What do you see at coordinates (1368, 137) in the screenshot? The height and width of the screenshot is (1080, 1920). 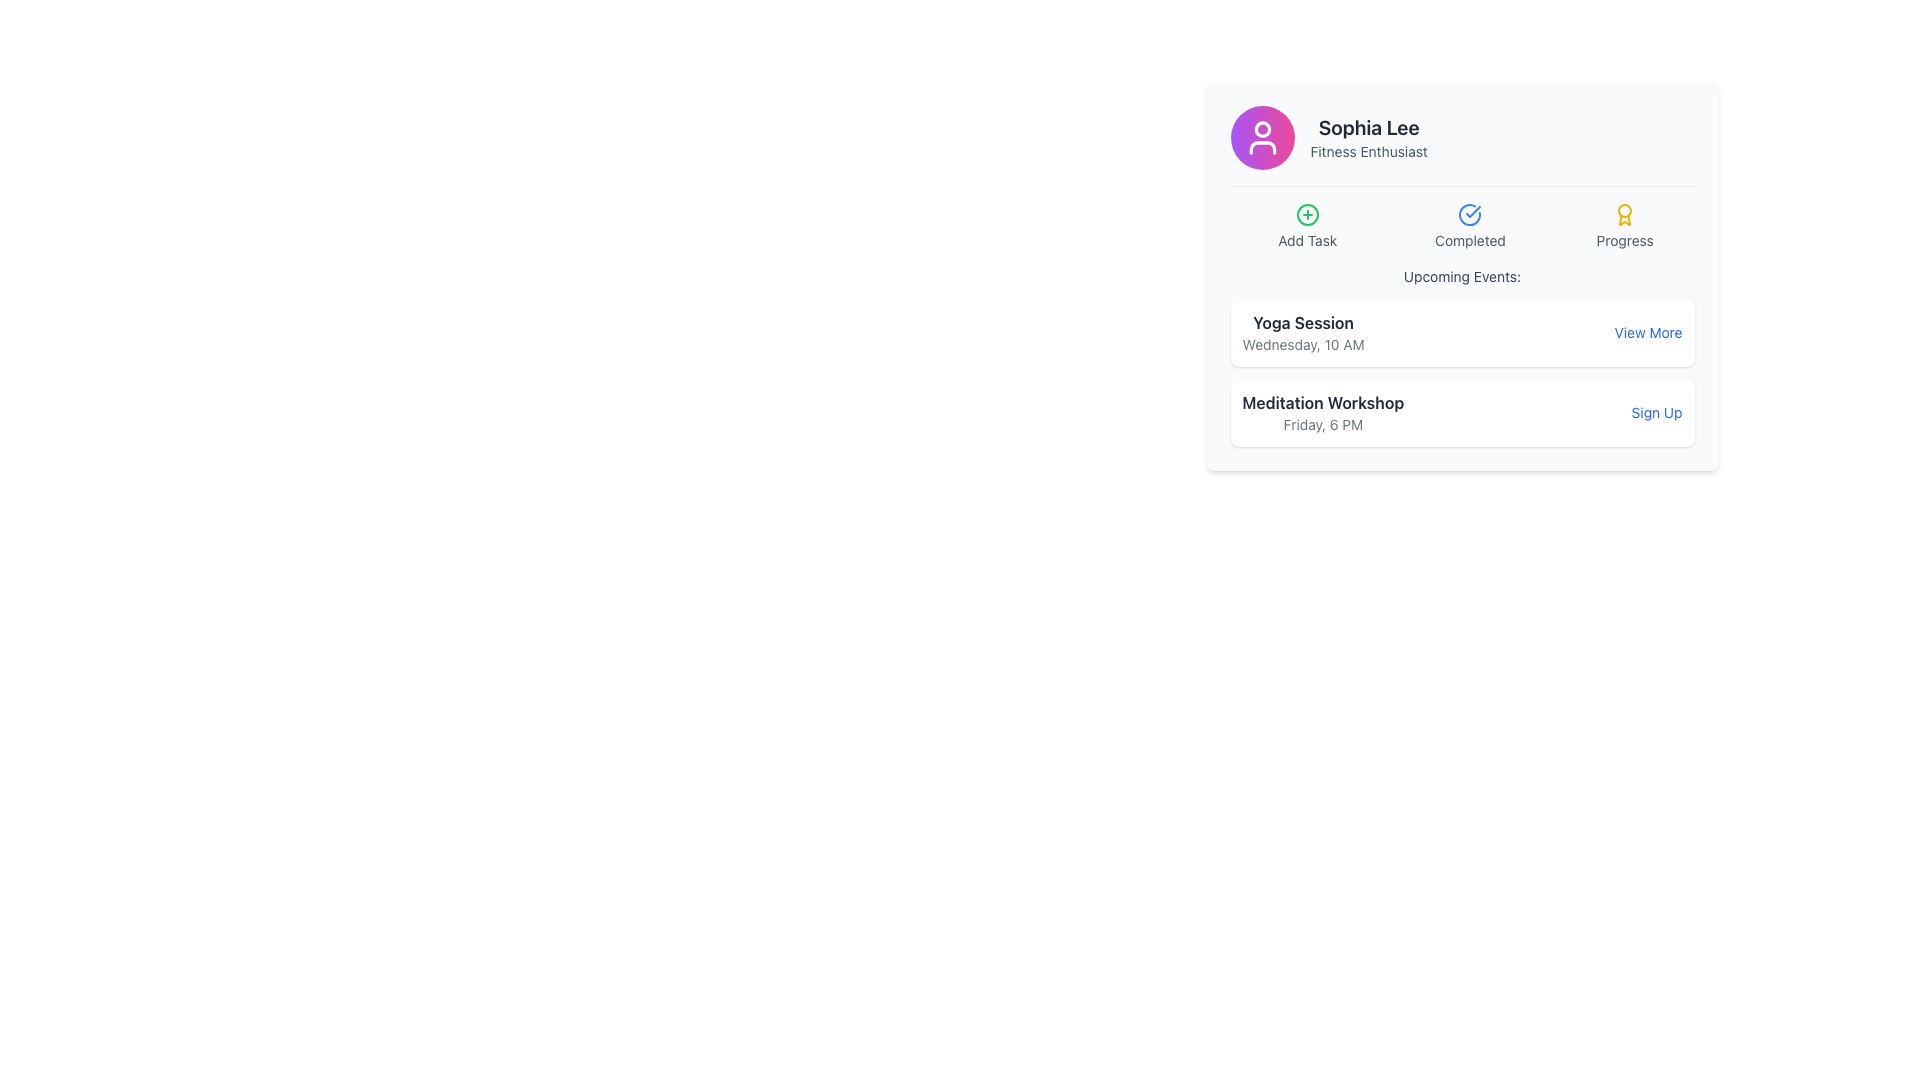 I see `text displayed at the top center of the card component, which shows the user's name and title, located to the right of a circular icon` at bounding box center [1368, 137].